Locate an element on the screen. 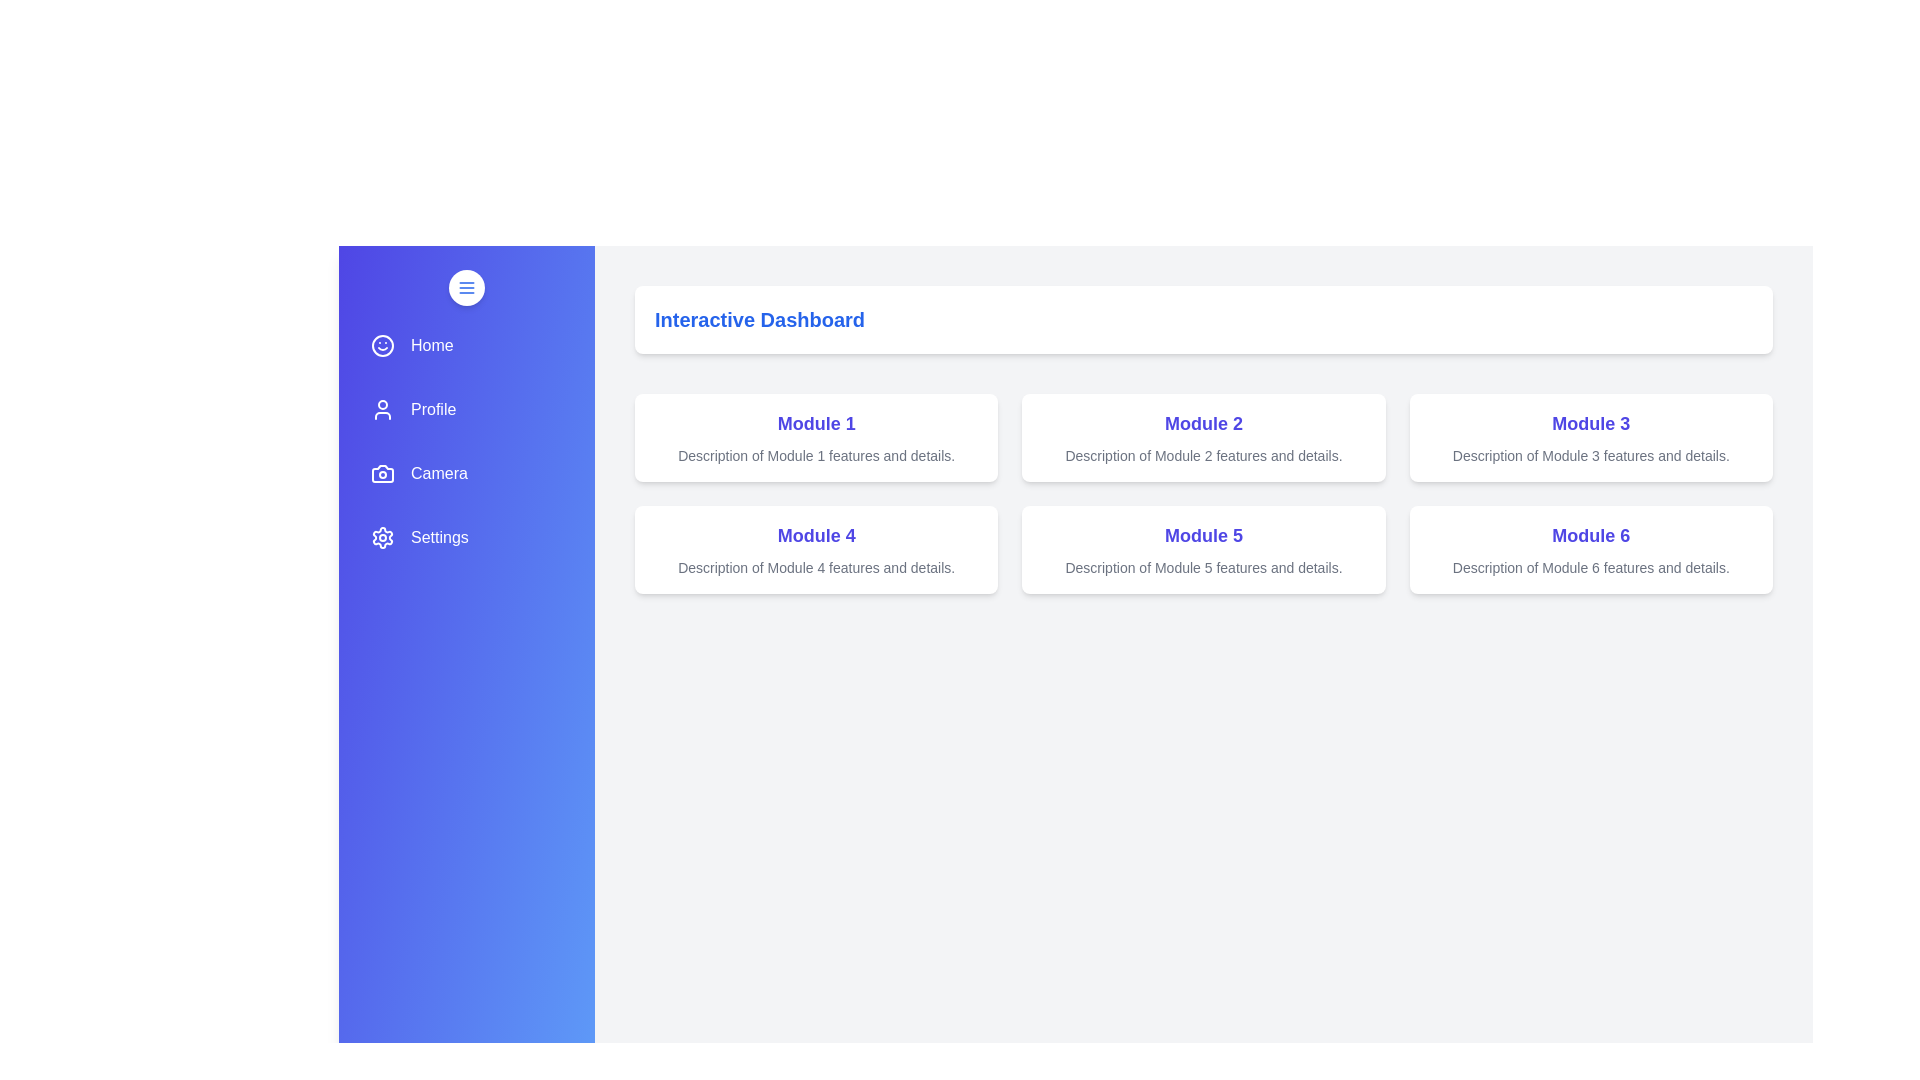 The image size is (1920, 1080). text label displaying the title 'Module 3', which is bold, large-sized, and indigo-colored, centrally aligned within a white rectangular card is located at coordinates (1590, 423).